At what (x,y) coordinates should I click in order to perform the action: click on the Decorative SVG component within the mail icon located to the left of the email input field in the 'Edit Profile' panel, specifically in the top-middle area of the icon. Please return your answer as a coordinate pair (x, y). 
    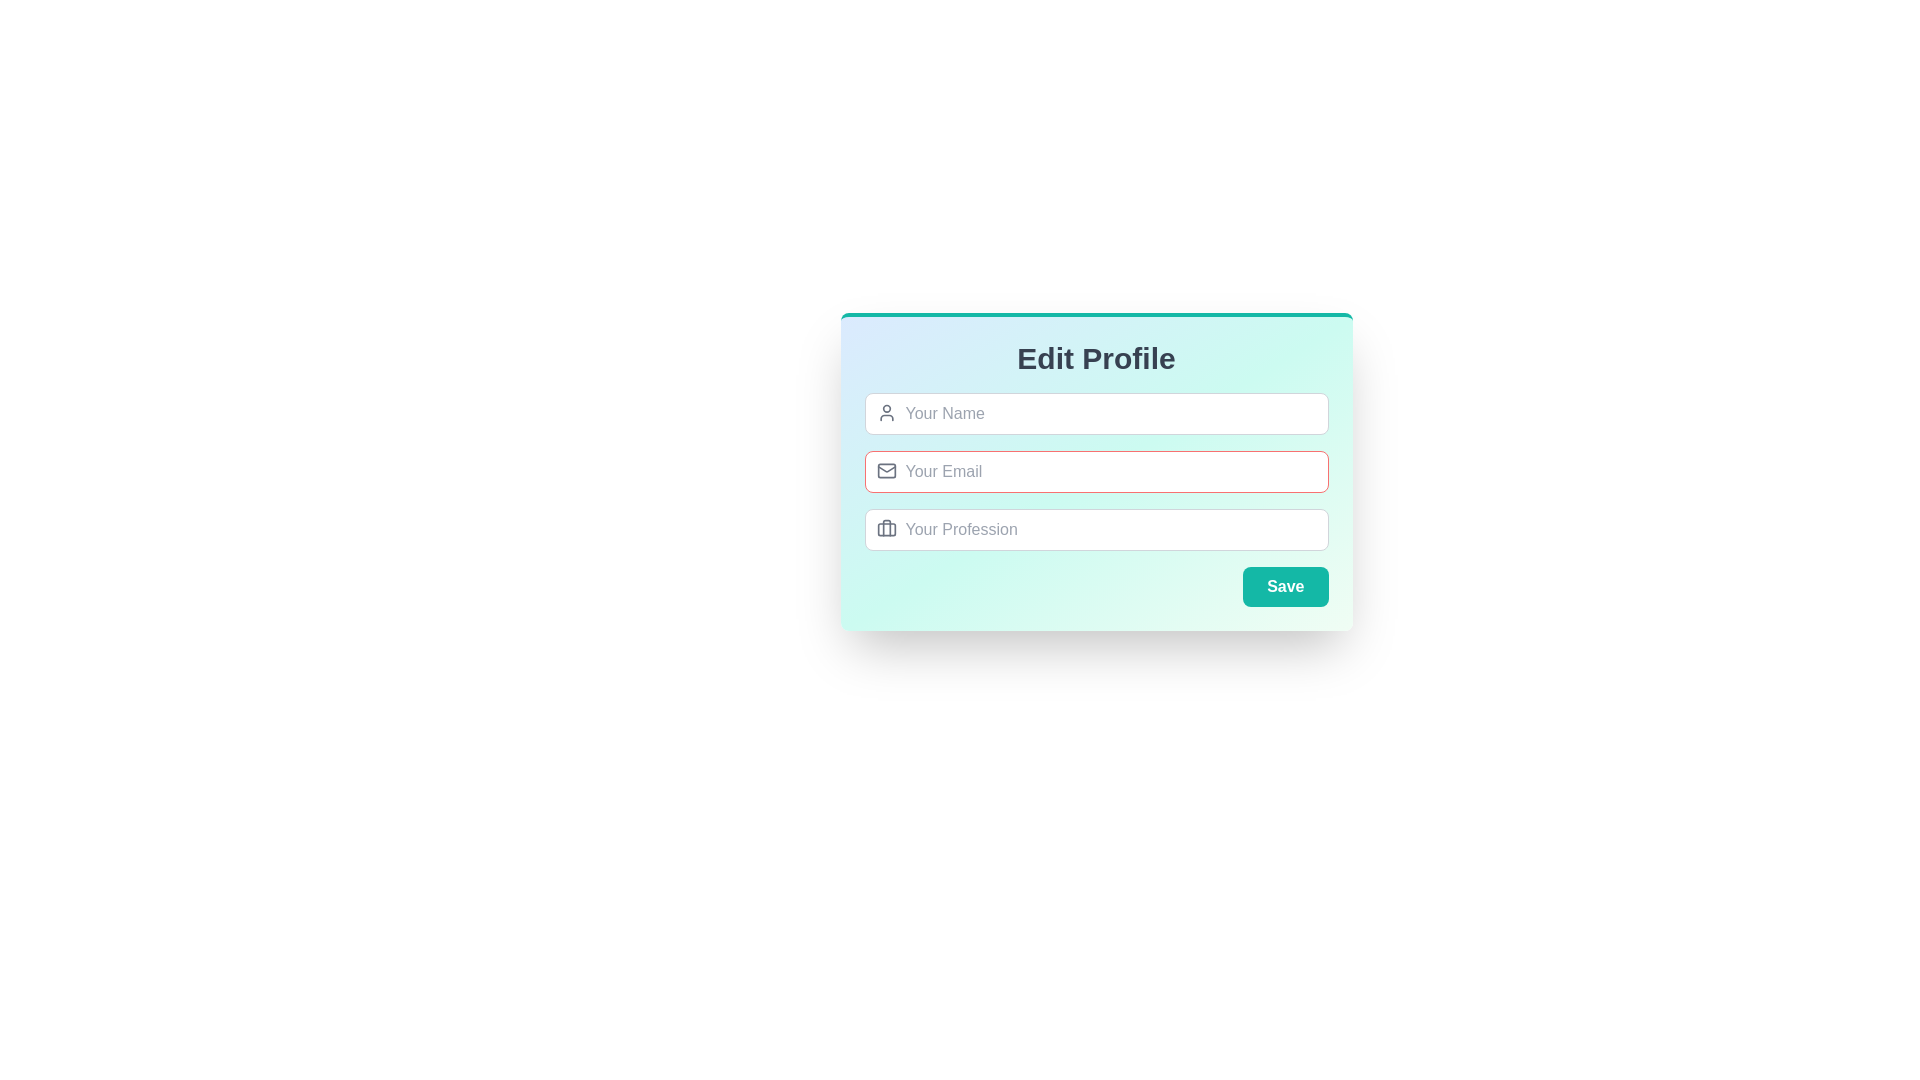
    Looking at the image, I should click on (885, 470).